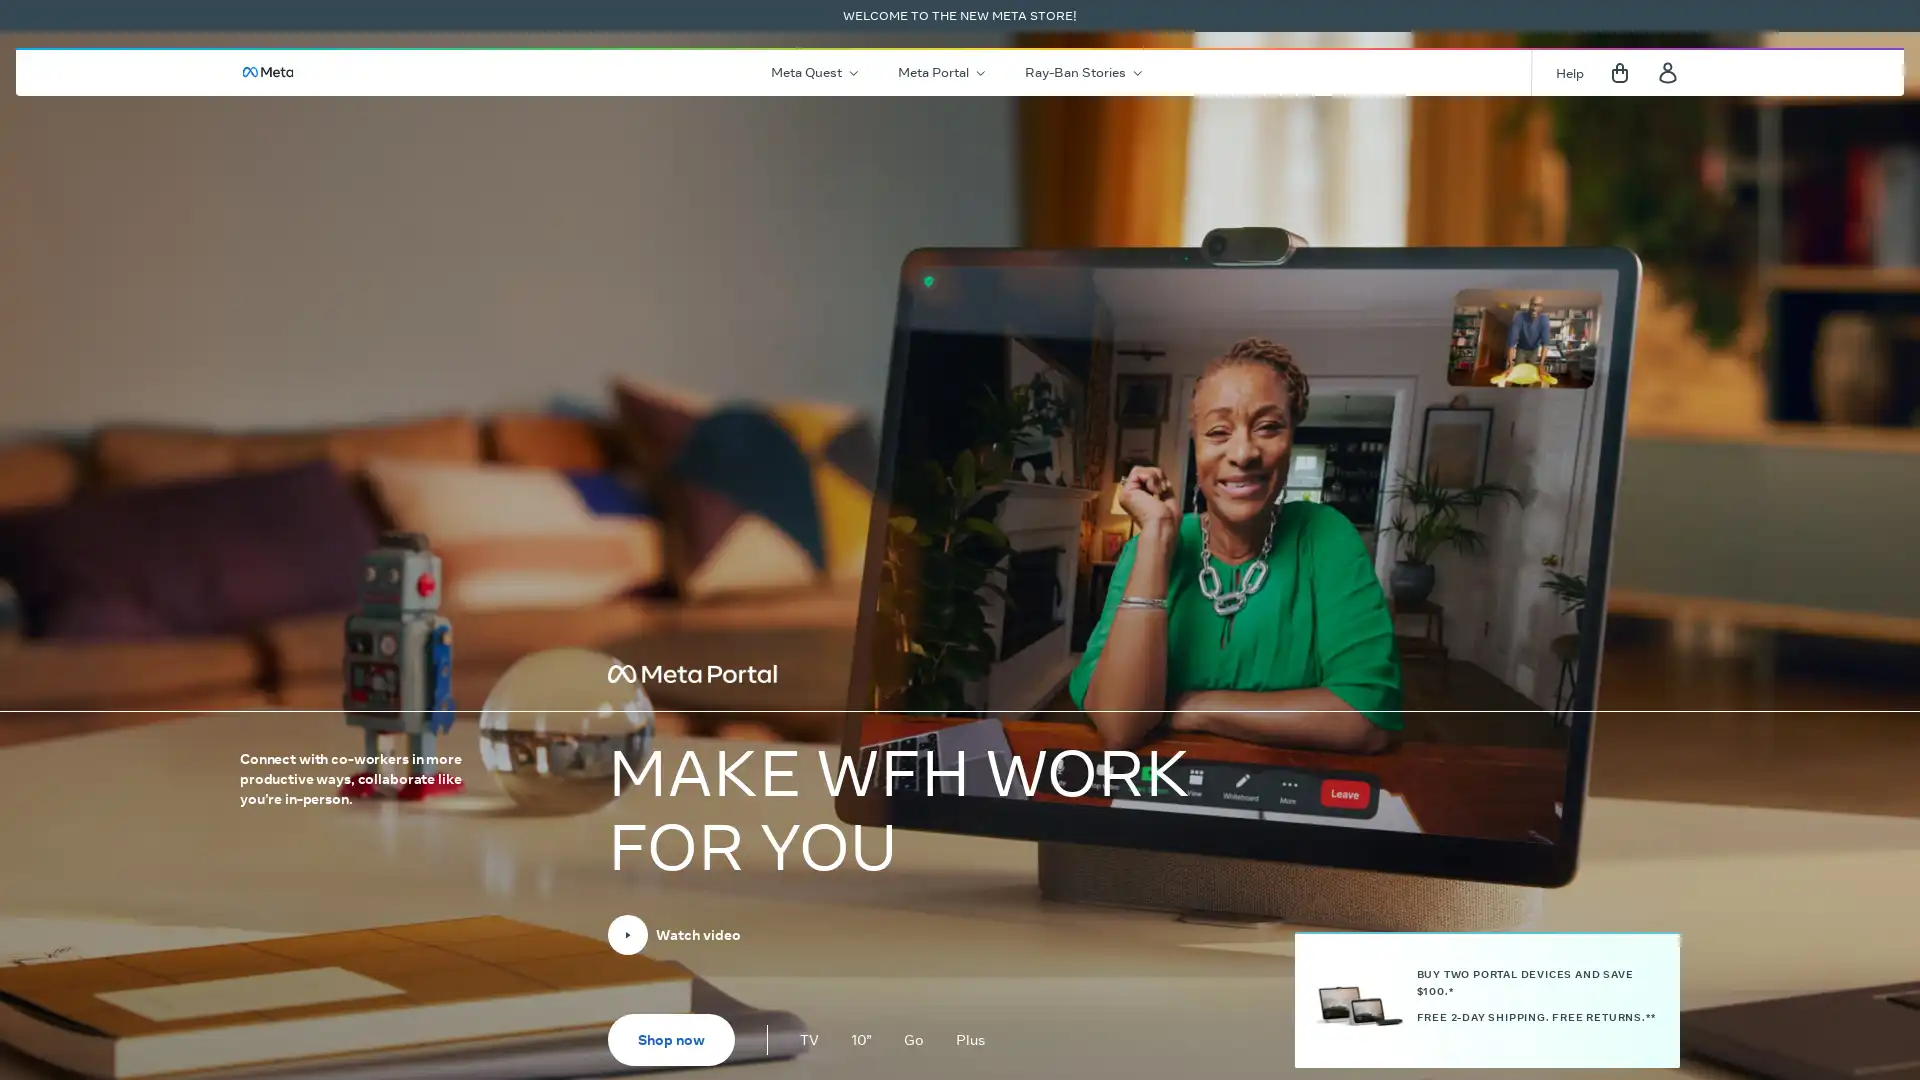 The image size is (1920, 1080). Describe the element at coordinates (813, 71) in the screenshot. I see `Meta Quest` at that location.